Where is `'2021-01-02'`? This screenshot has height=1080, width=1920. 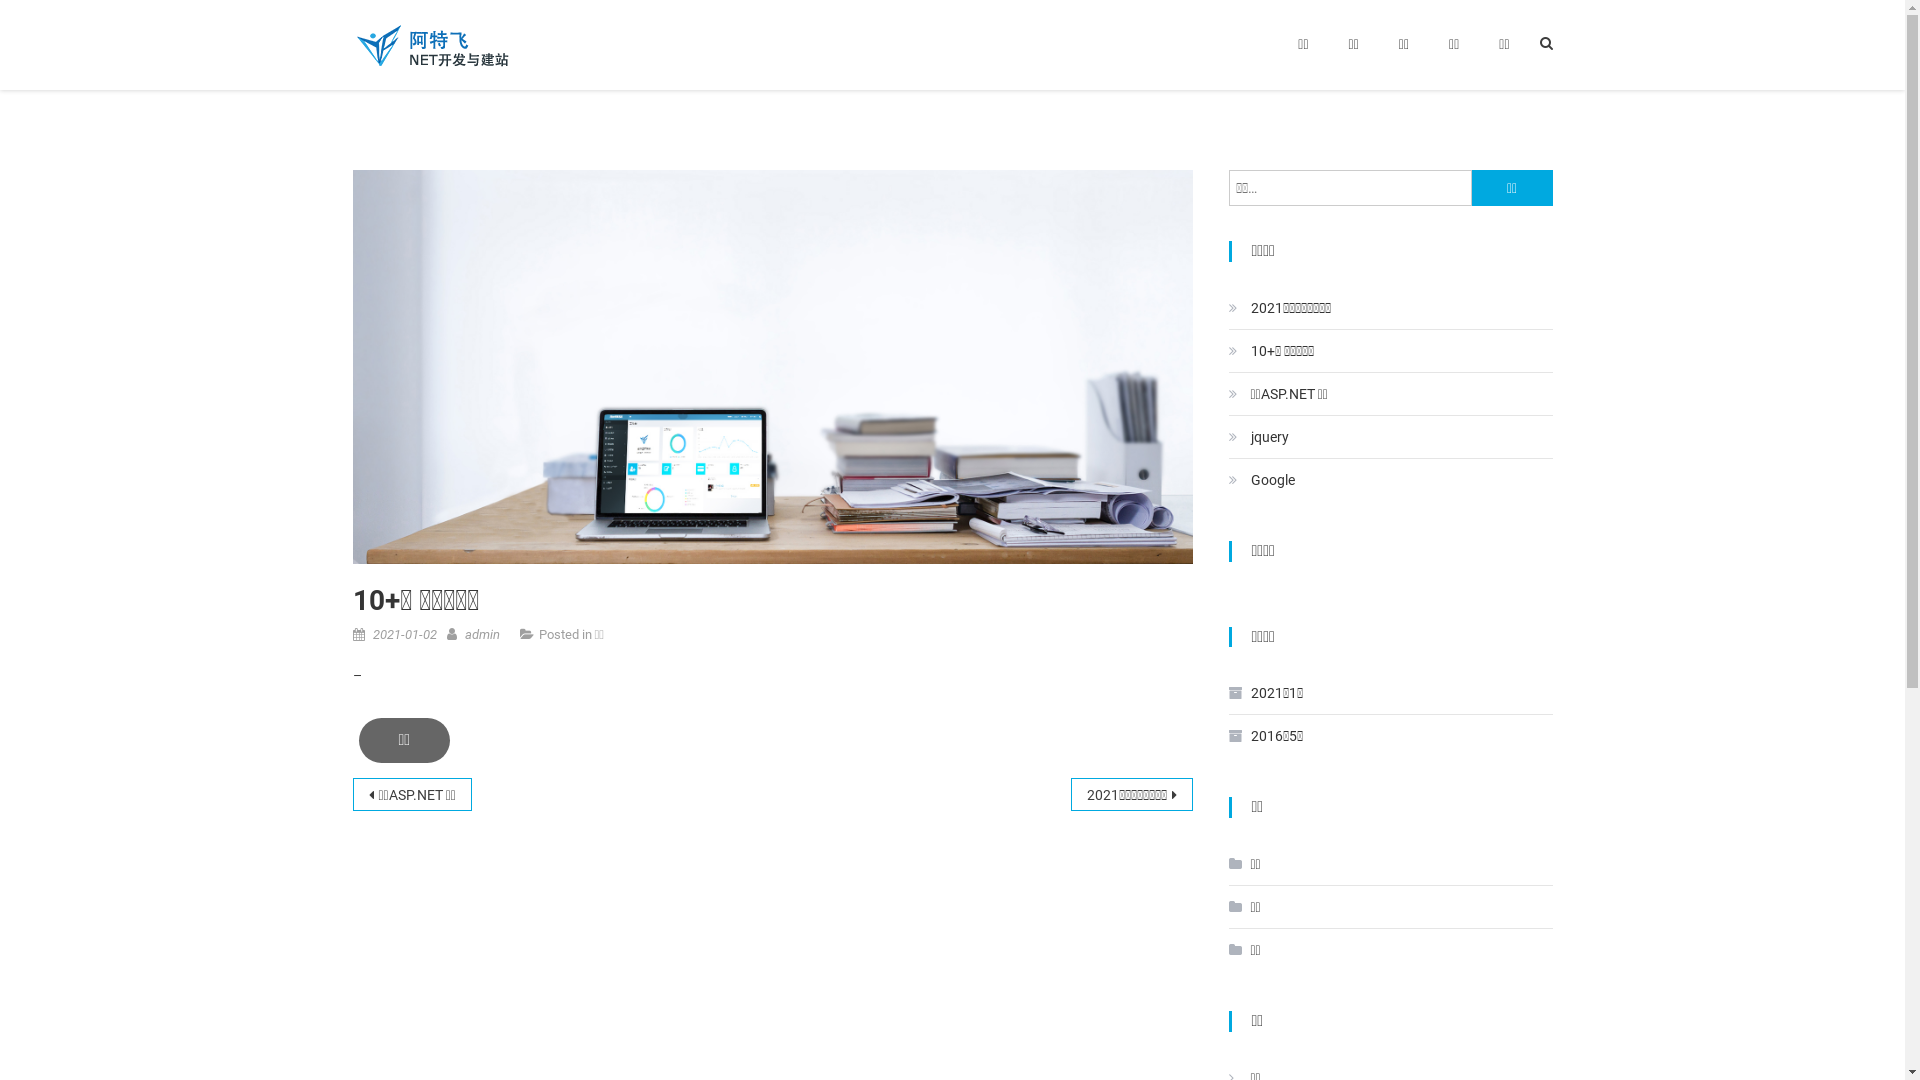 '2021-01-02' is located at coordinates (402, 634).